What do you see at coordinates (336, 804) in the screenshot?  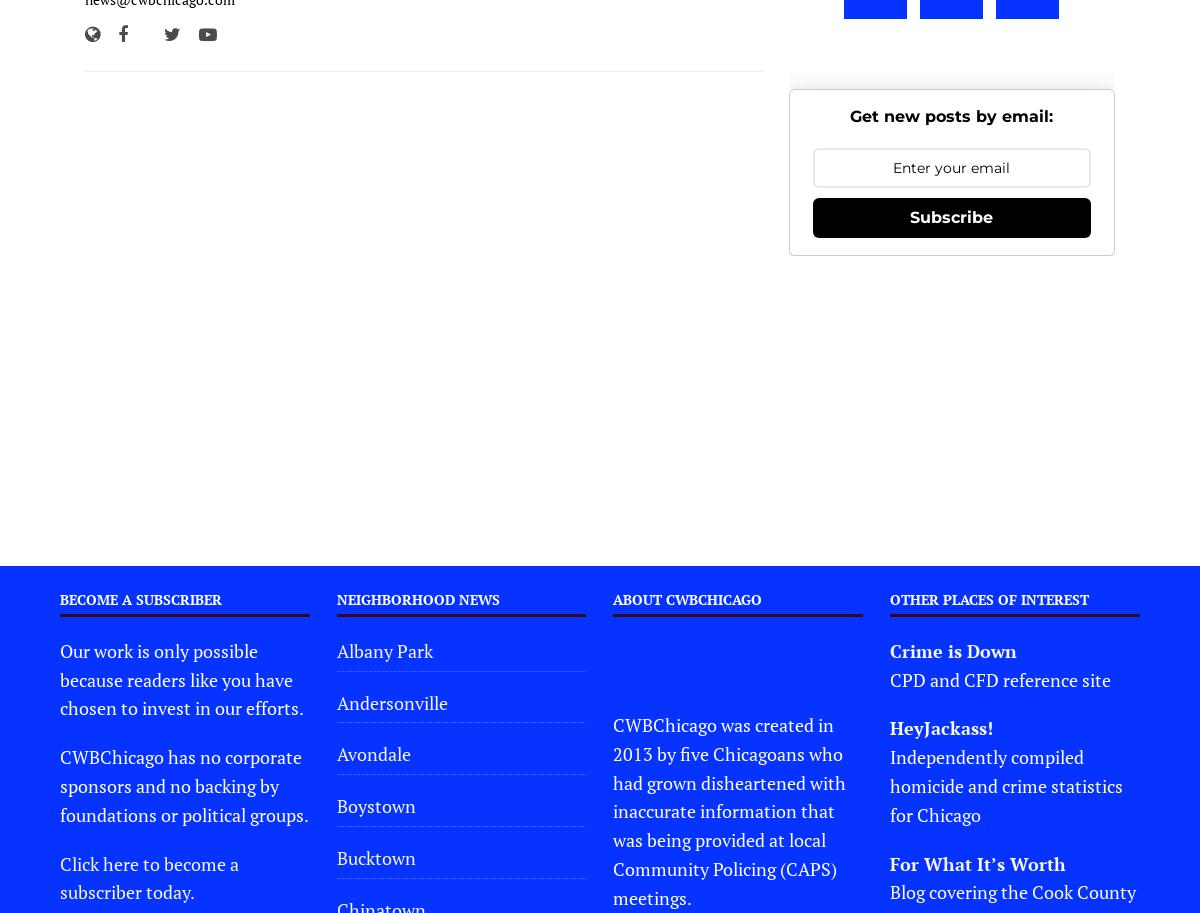 I see `'Boystown'` at bounding box center [336, 804].